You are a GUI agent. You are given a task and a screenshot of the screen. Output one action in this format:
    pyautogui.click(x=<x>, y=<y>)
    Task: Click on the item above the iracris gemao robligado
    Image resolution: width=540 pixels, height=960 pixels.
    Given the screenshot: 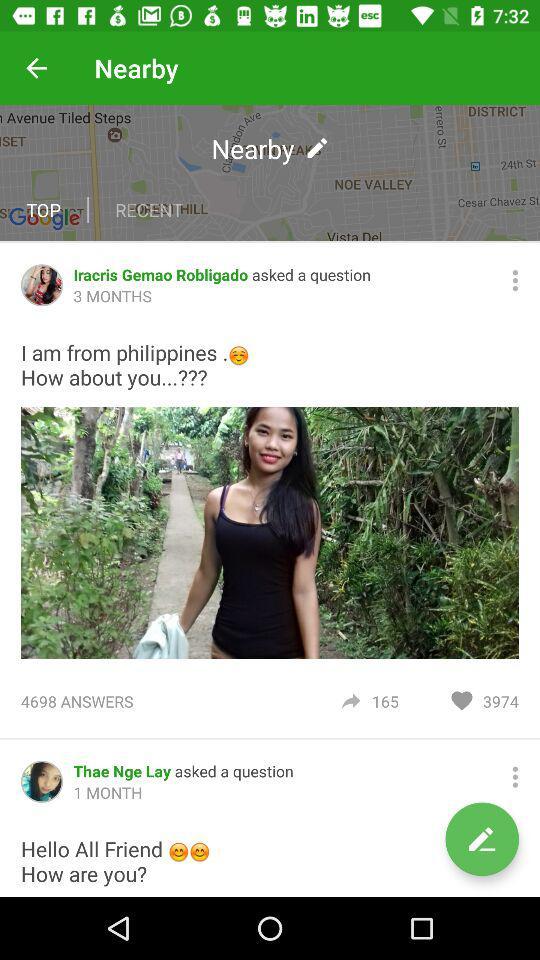 What is the action you would take?
    pyautogui.click(x=270, y=171)
    